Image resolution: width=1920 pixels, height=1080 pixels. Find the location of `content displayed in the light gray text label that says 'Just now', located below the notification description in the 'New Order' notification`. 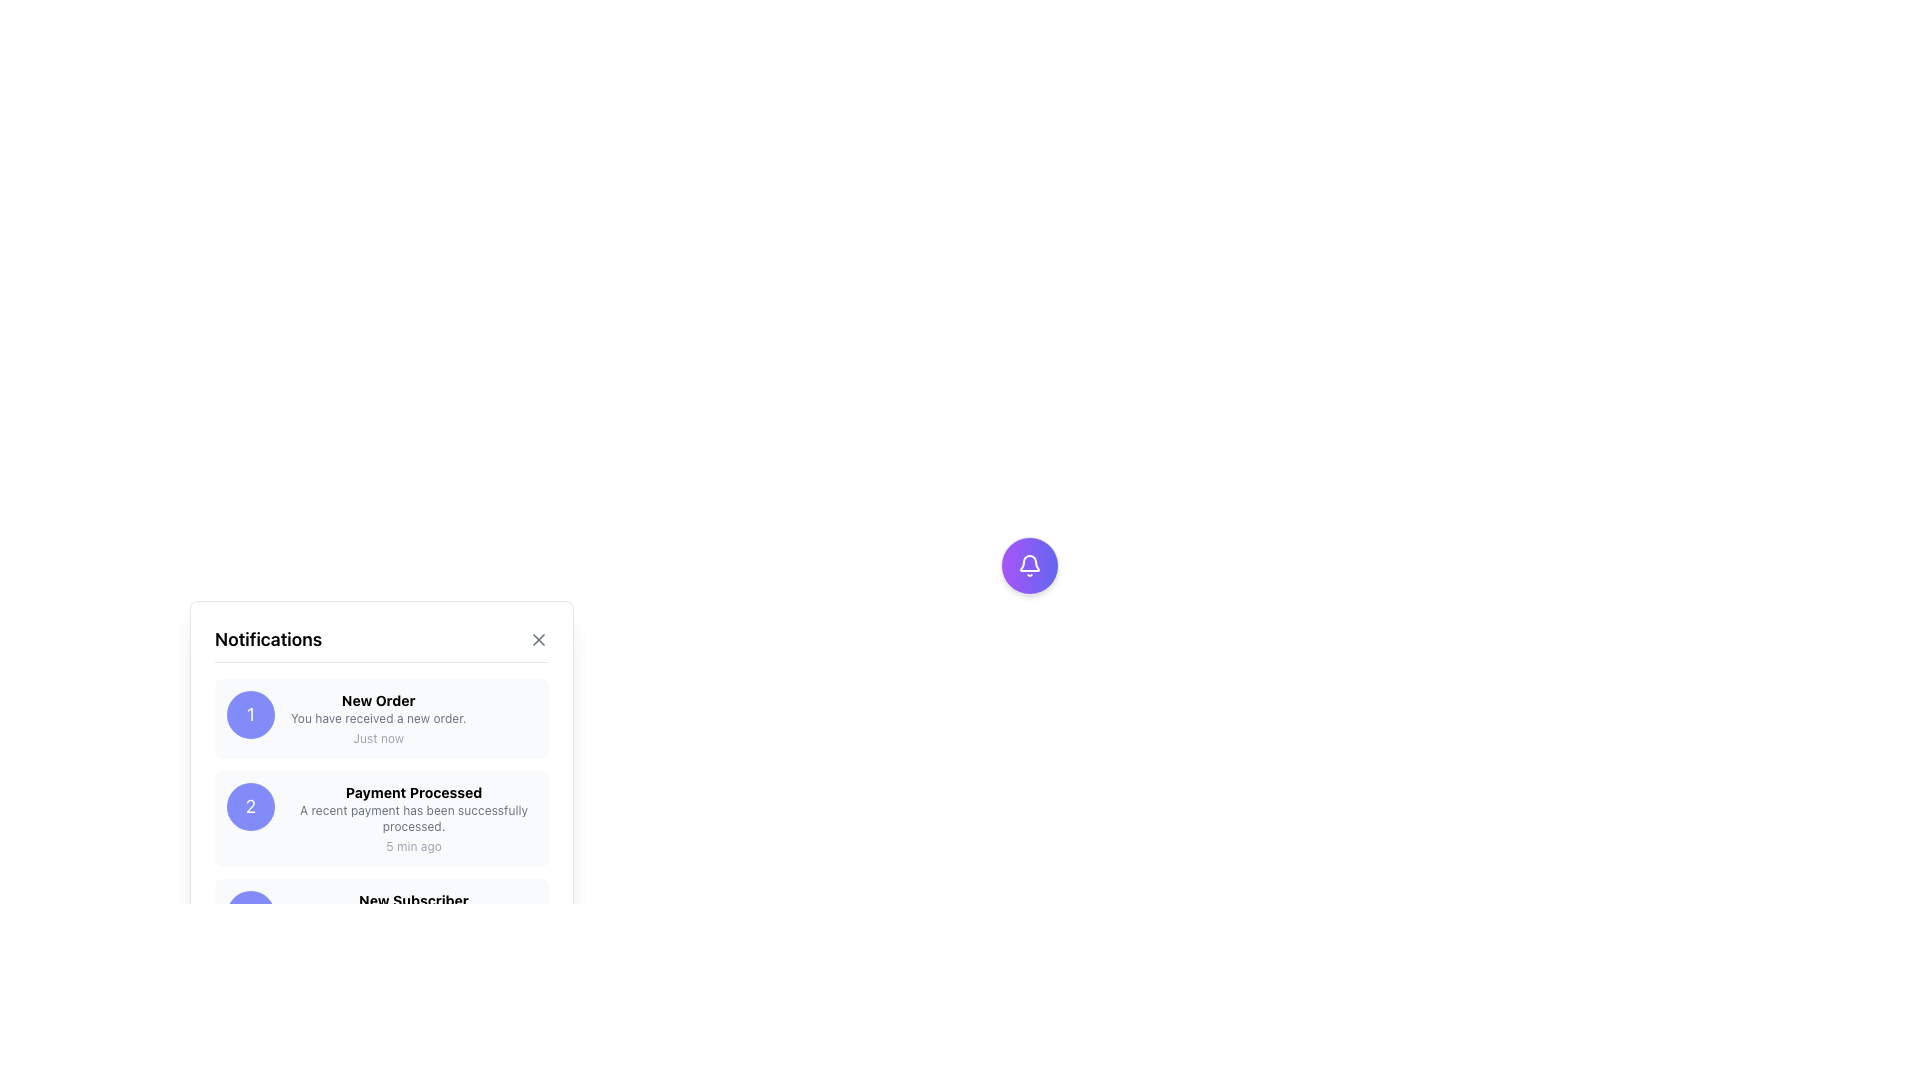

content displayed in the light gray text label that says 'Just now', located below the notification description in the 'New Order' notification is located at coordinates (378, 739).